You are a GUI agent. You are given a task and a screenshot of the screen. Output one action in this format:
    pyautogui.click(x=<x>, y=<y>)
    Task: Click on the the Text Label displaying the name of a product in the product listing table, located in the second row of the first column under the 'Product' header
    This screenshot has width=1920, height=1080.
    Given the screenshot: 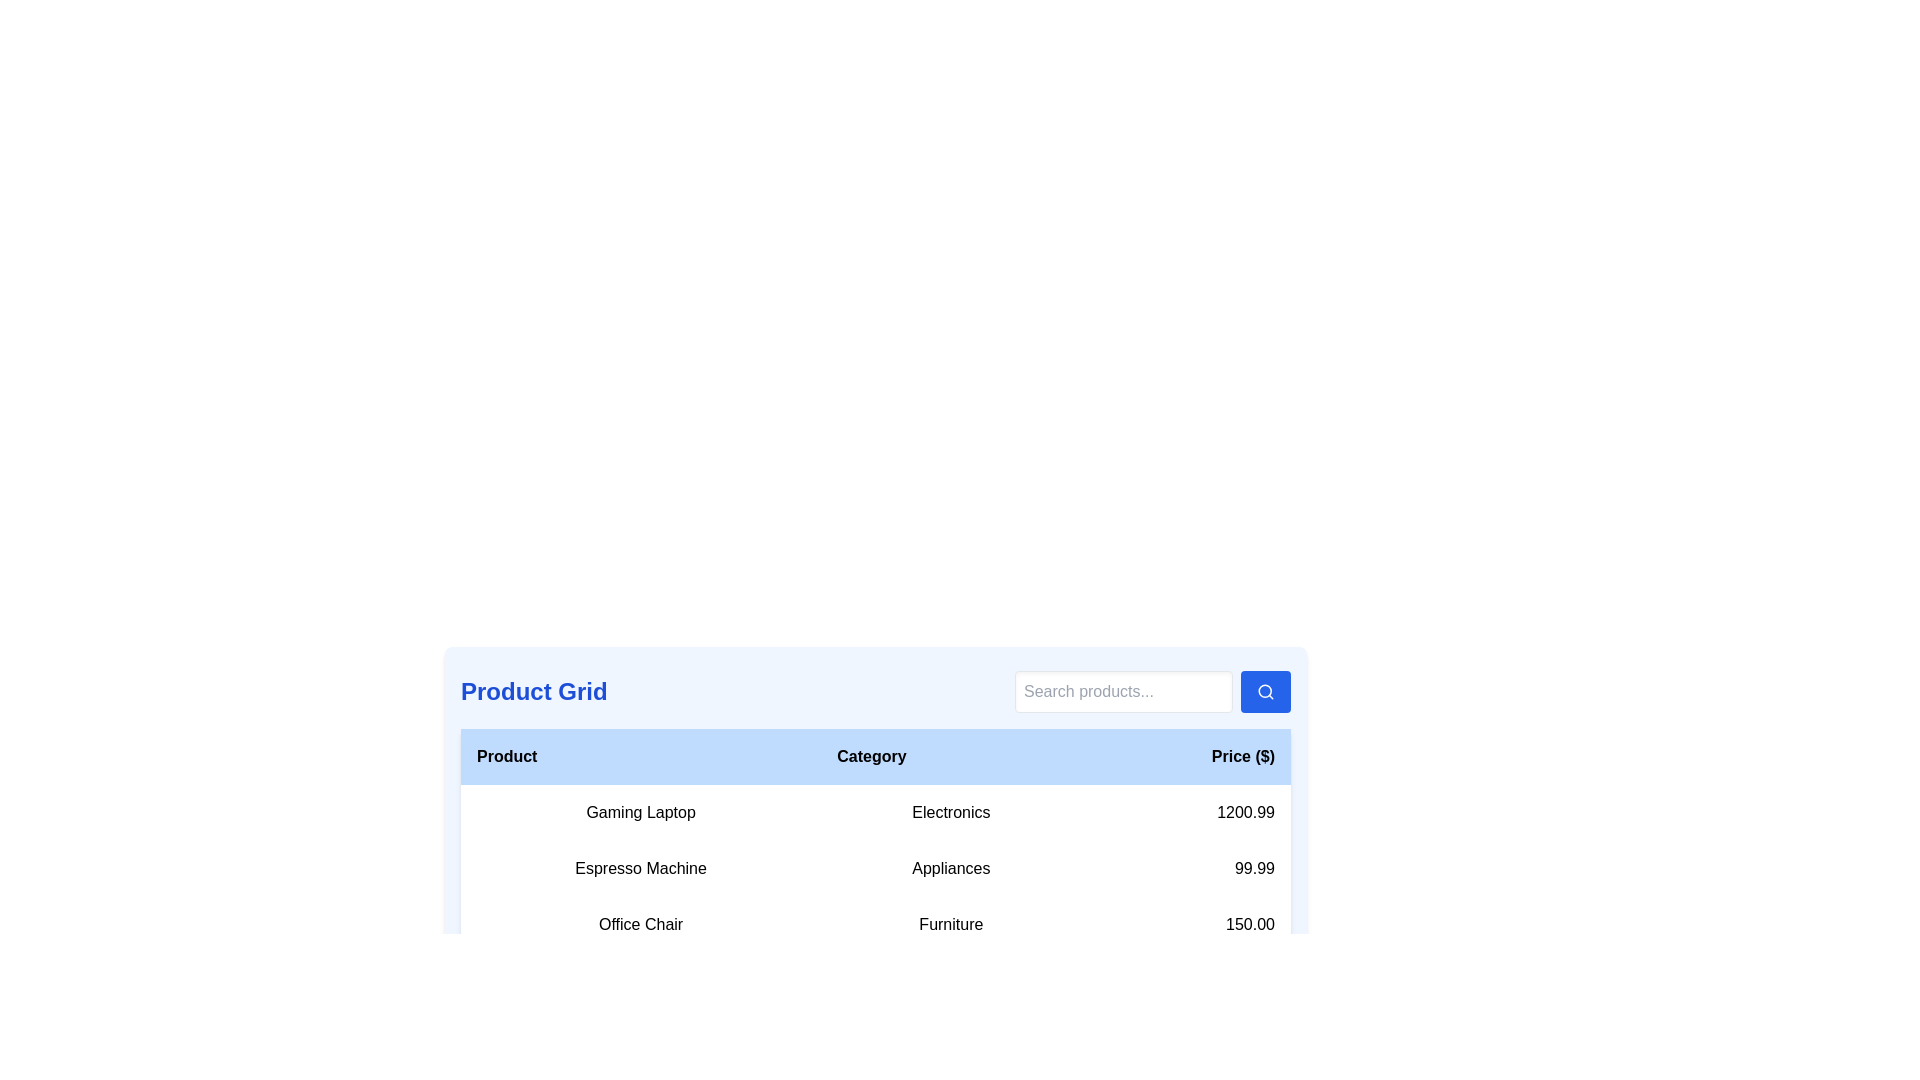 What is the action you would take?
    pyautogui.click(x=641, y=867)
    